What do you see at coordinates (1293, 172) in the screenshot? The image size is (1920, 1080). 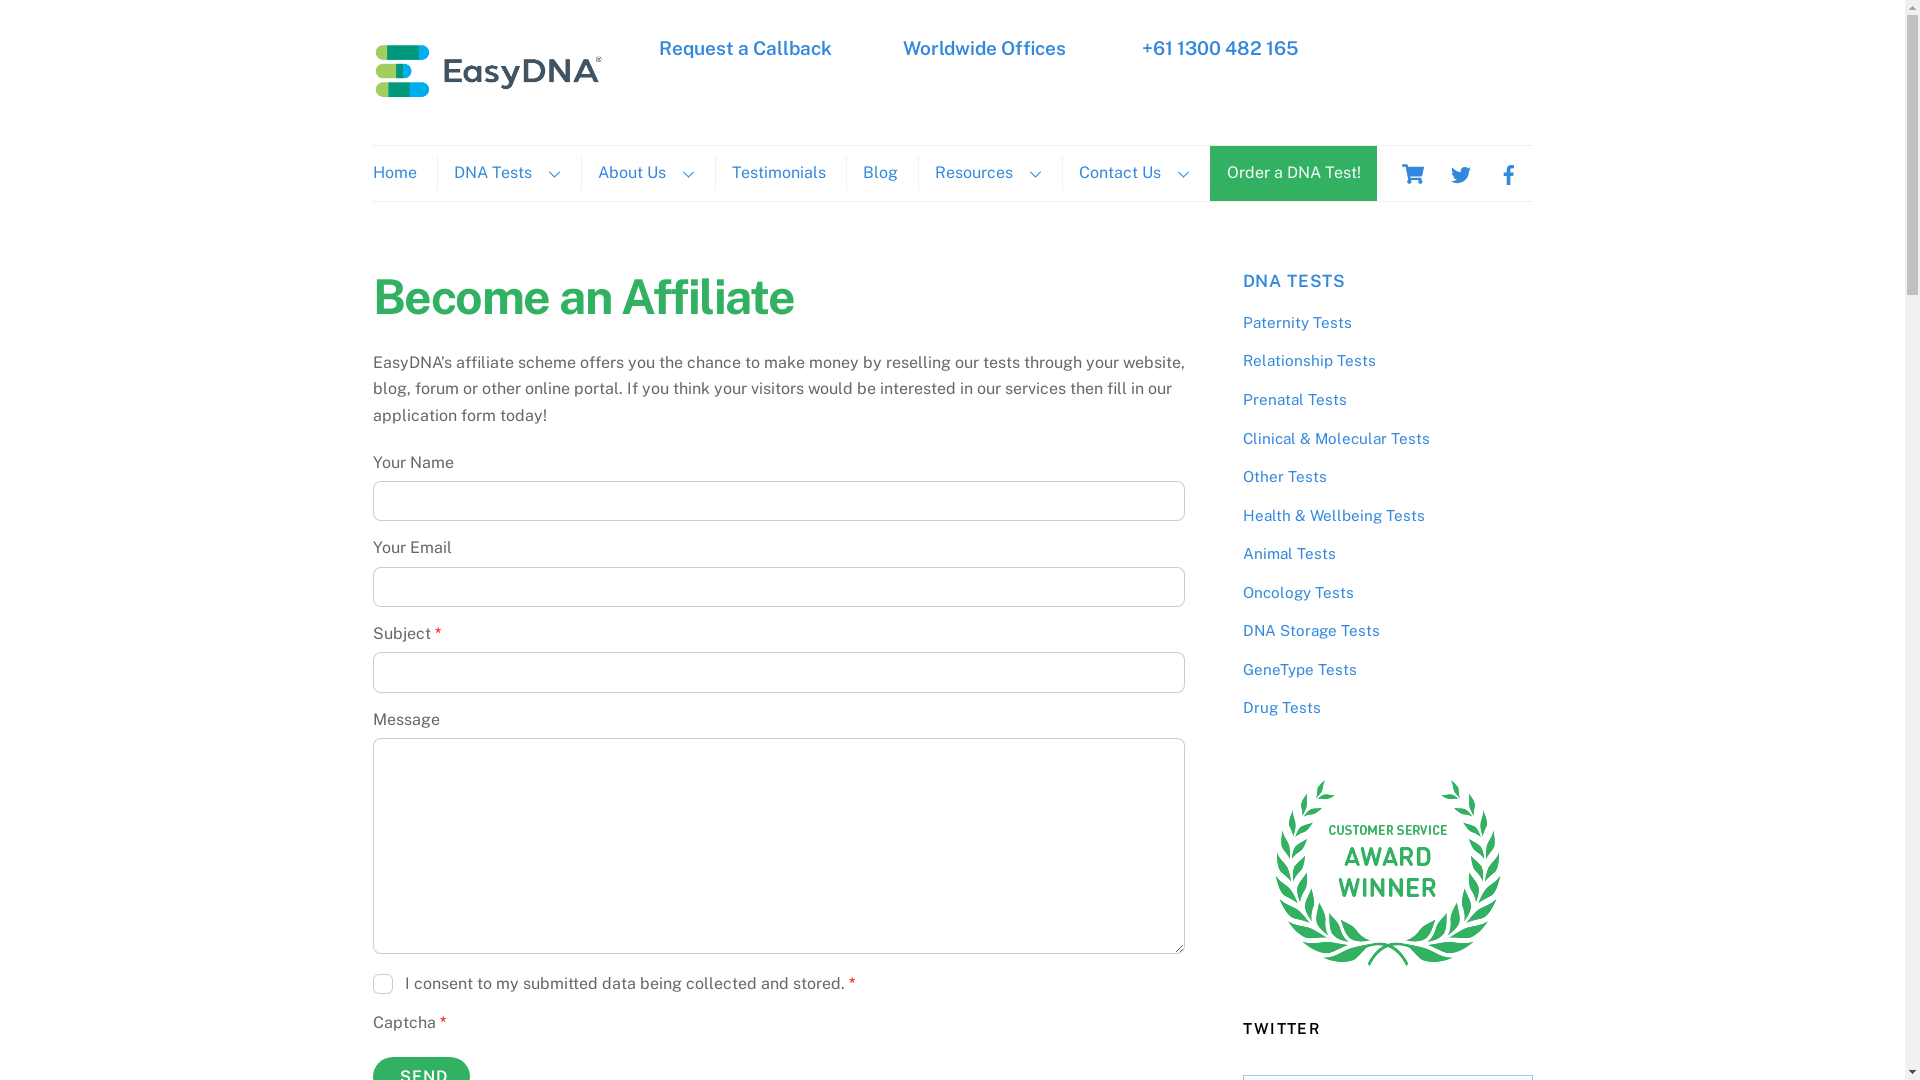 I see `'Order a DNA Test!'` at bounding box center [1293, 172].